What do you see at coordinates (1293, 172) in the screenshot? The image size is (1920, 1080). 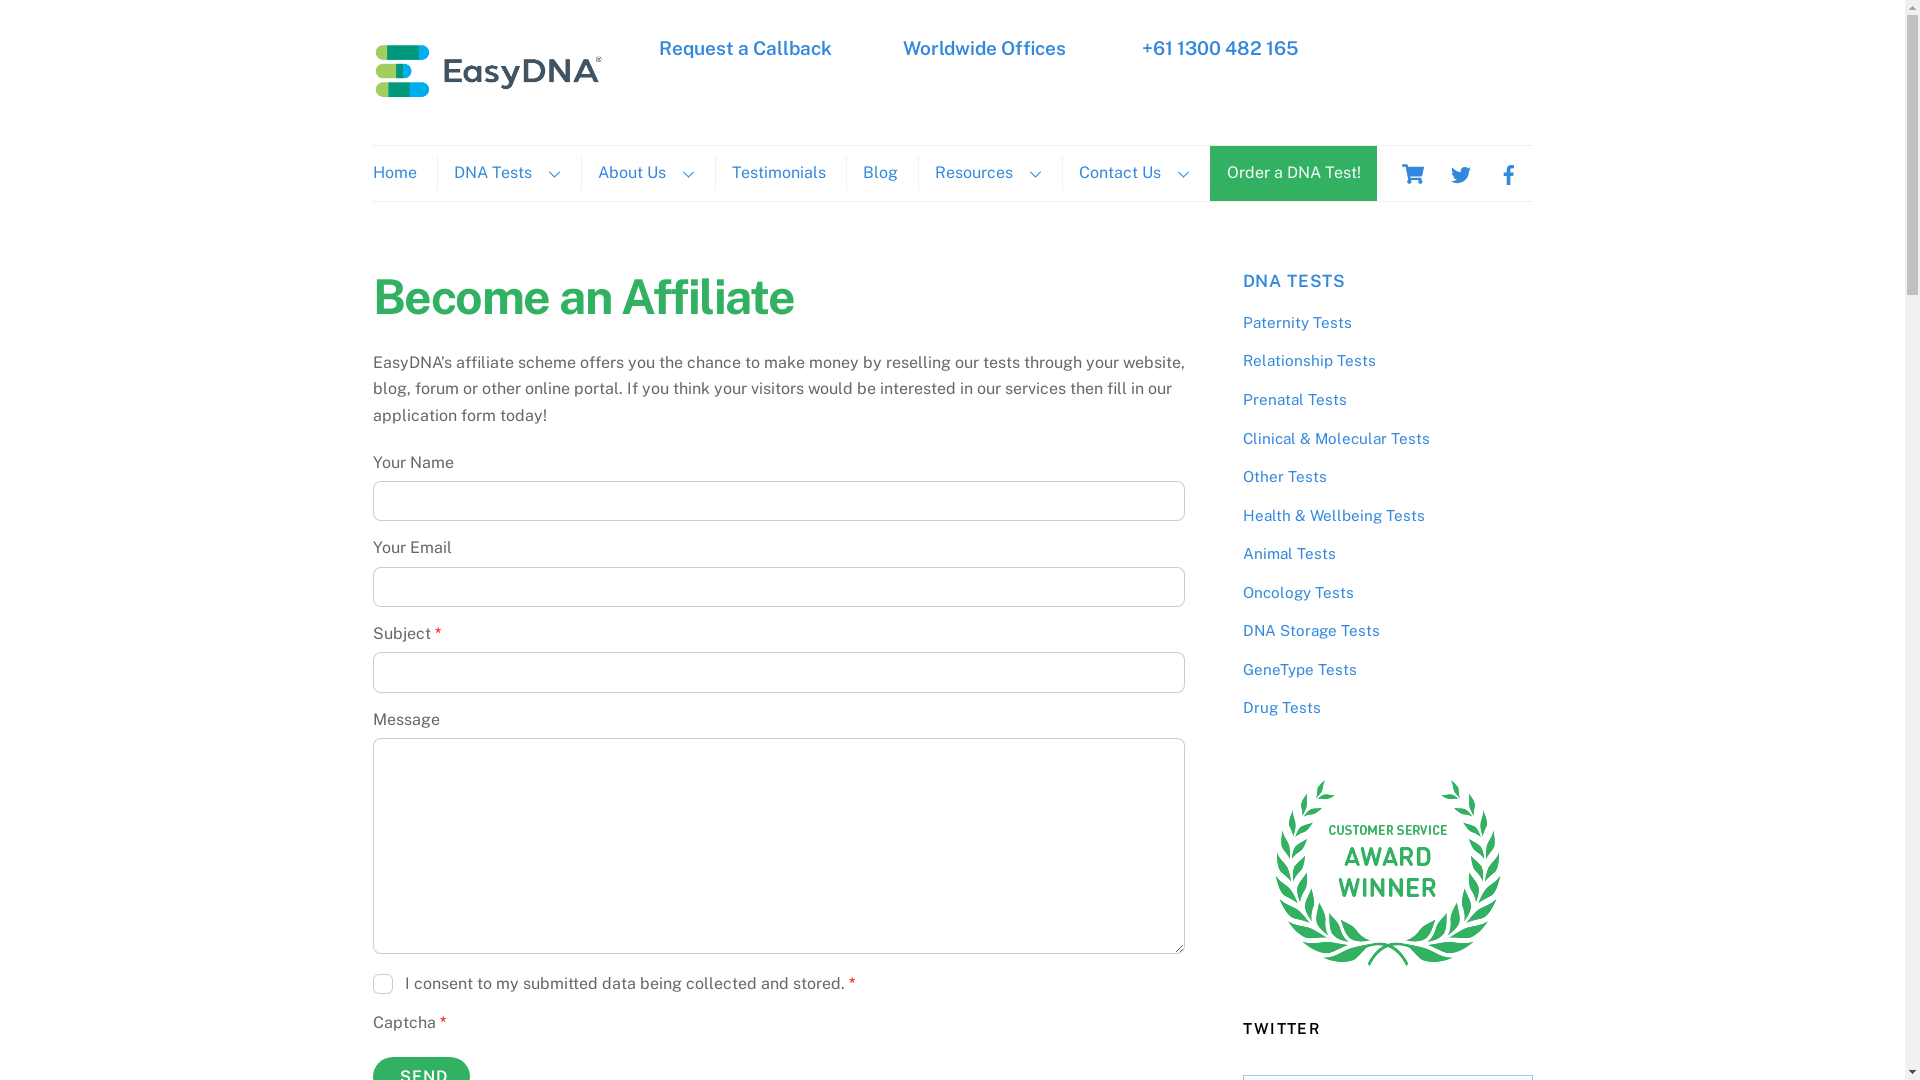 I see `'Order a DNA Test!'` at bounding box center [1293, 172].